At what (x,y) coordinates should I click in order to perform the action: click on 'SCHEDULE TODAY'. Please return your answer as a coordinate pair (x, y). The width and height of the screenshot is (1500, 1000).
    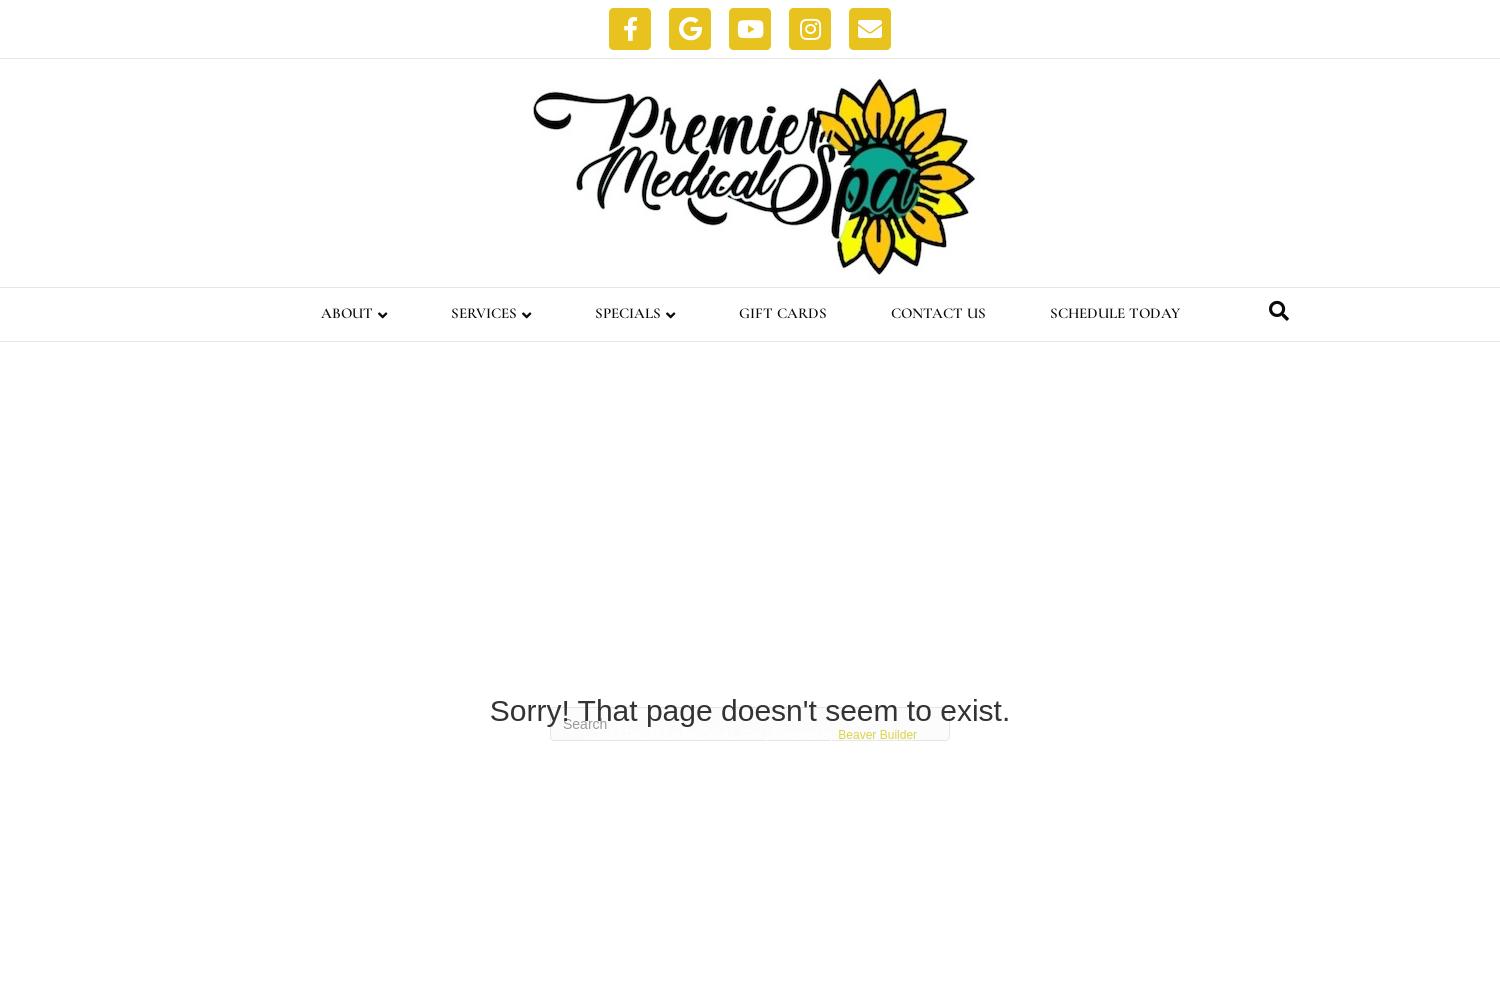
    Looking at the image, I should click on (1113, 312).